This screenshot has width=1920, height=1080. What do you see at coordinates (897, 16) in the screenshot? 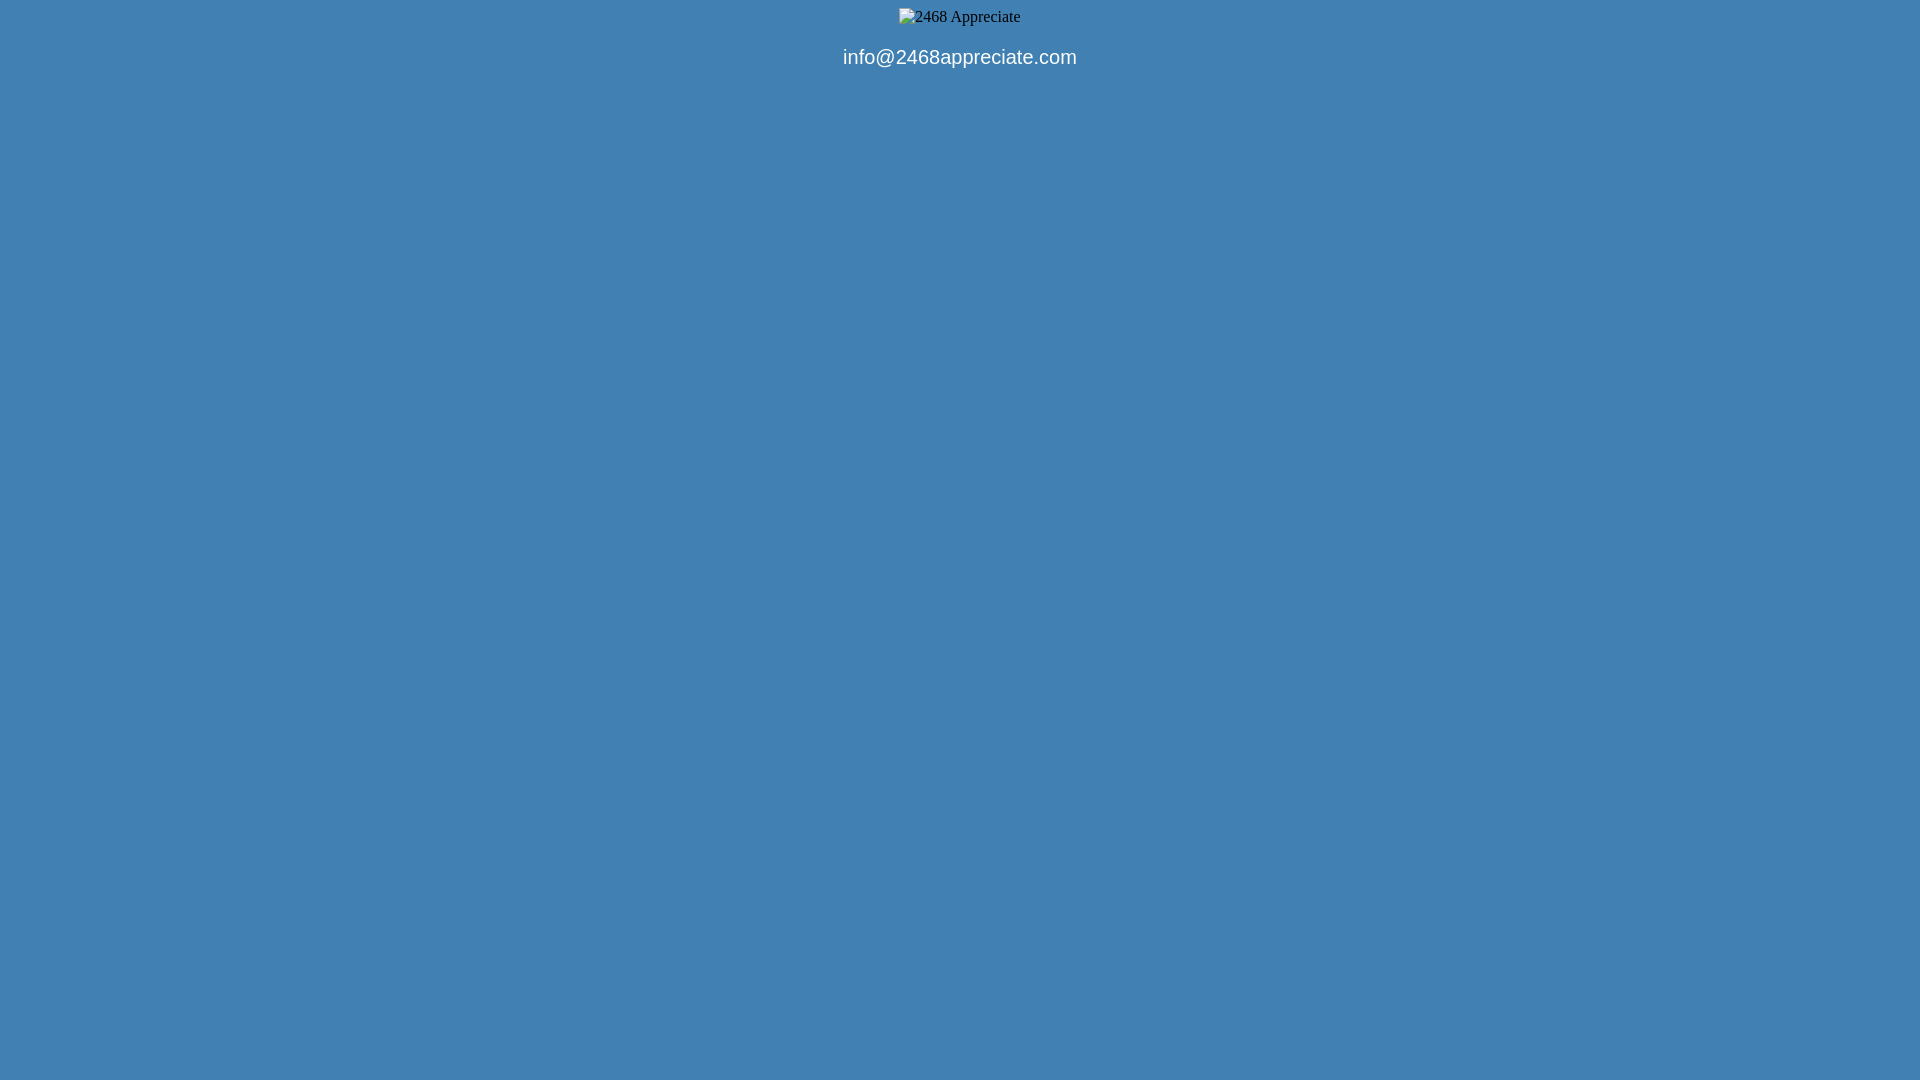
I see `'2468 Appreciate'` at bounding box center [897, 16].